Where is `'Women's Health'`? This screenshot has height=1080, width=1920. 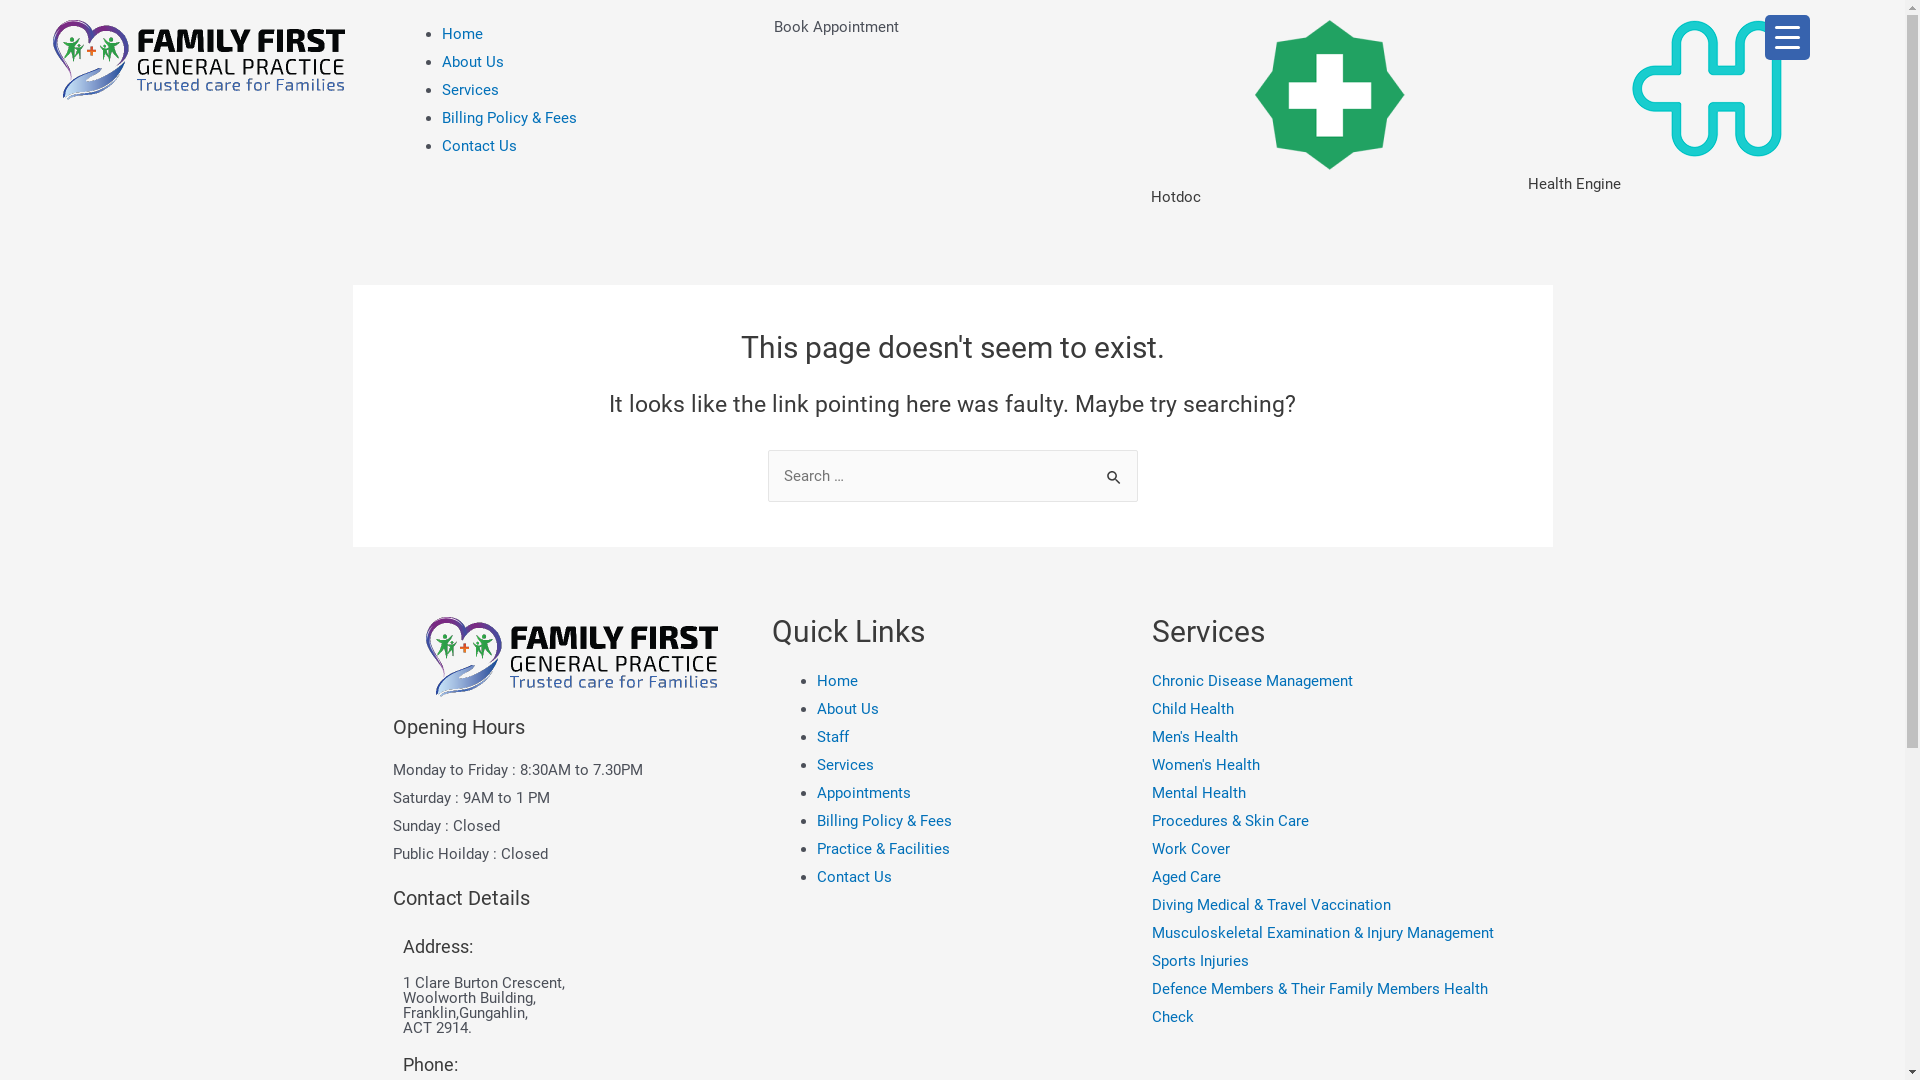
'Women's Health' is located at coordinates (1152, 764).